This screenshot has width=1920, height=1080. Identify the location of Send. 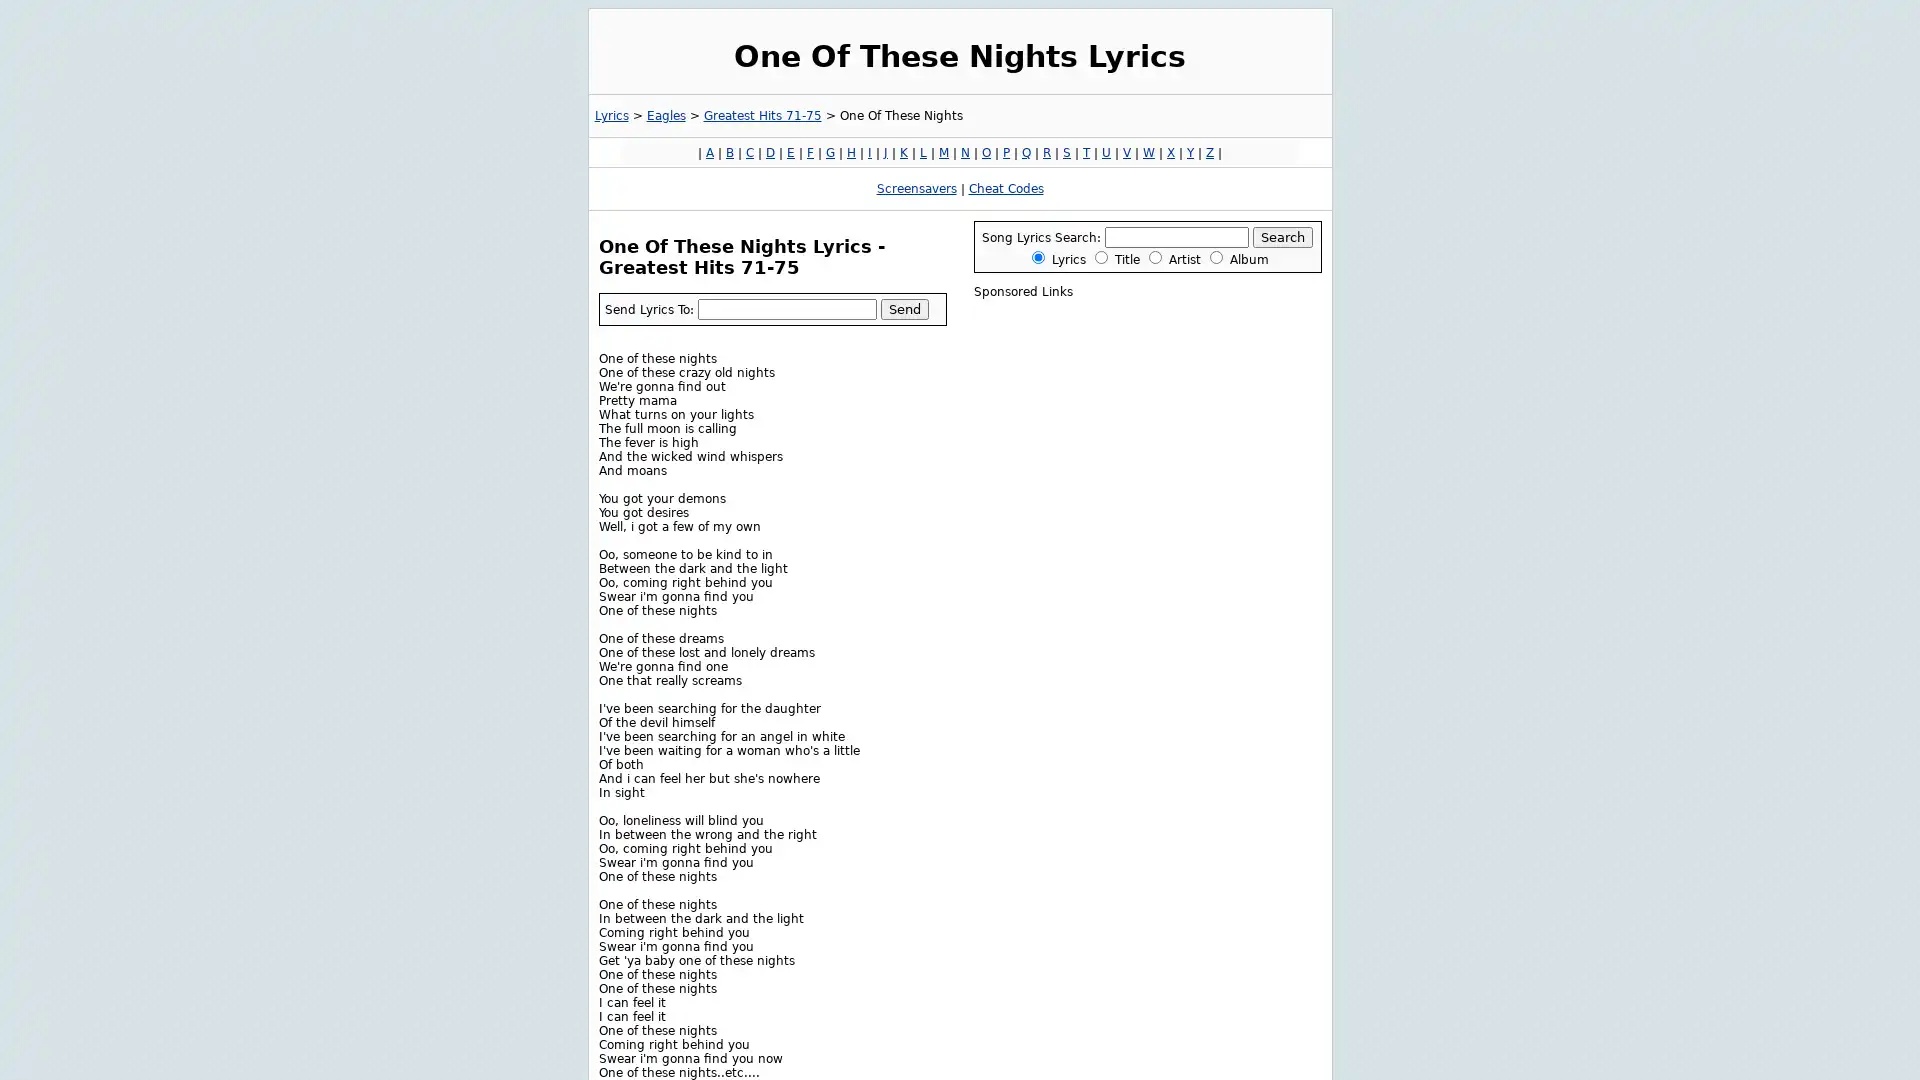
(902, 308).